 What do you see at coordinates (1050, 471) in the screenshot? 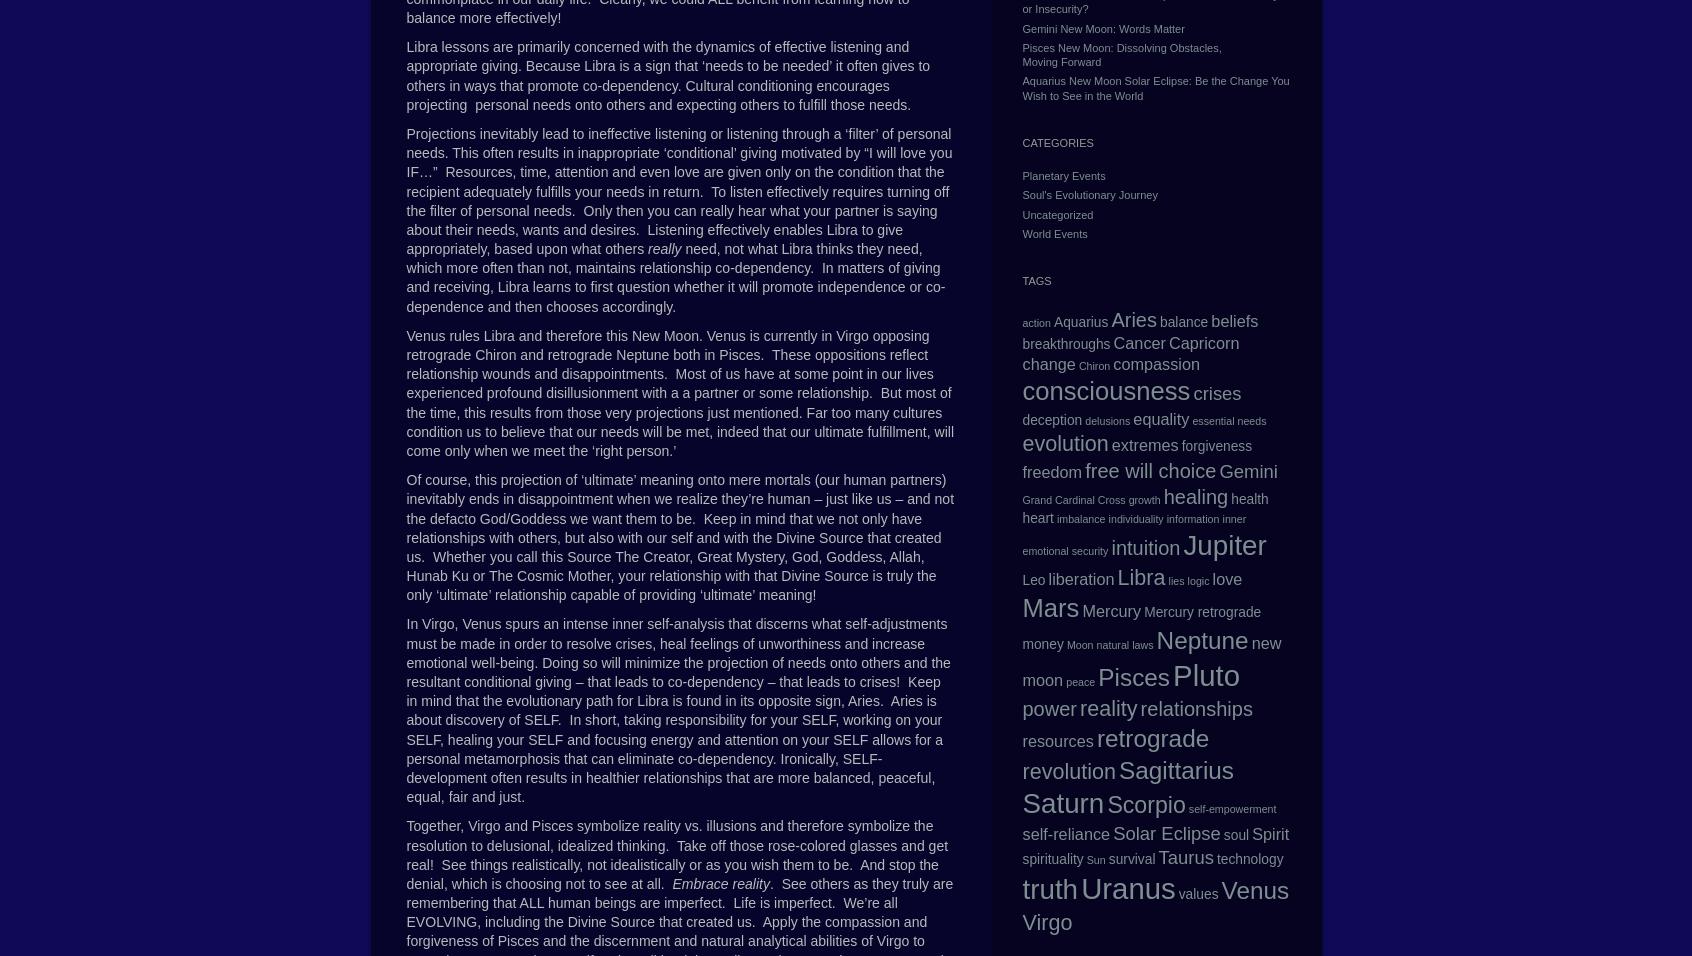
I see `'freedom'` at bounding box center [1050, 471].